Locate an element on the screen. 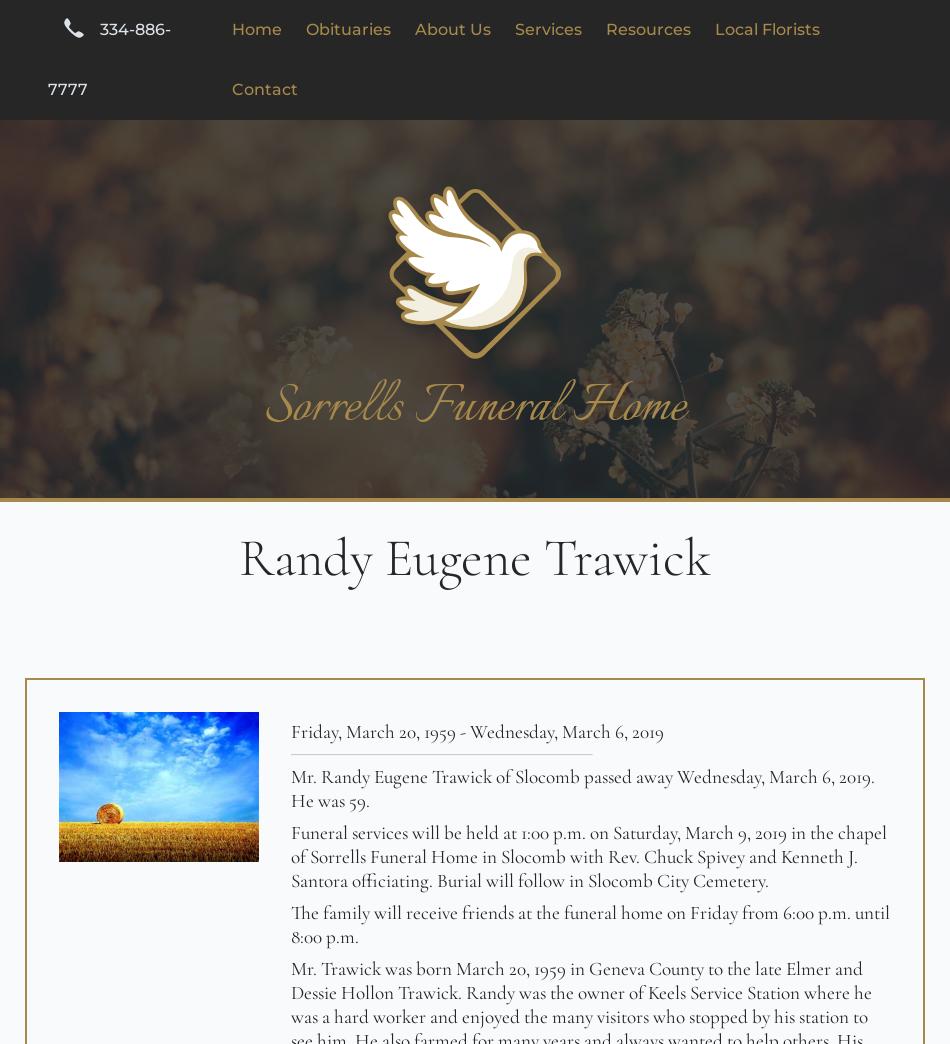 This screenshot has width=950, height=1044. '334-886-7777' is located at coordinates (108, 58).